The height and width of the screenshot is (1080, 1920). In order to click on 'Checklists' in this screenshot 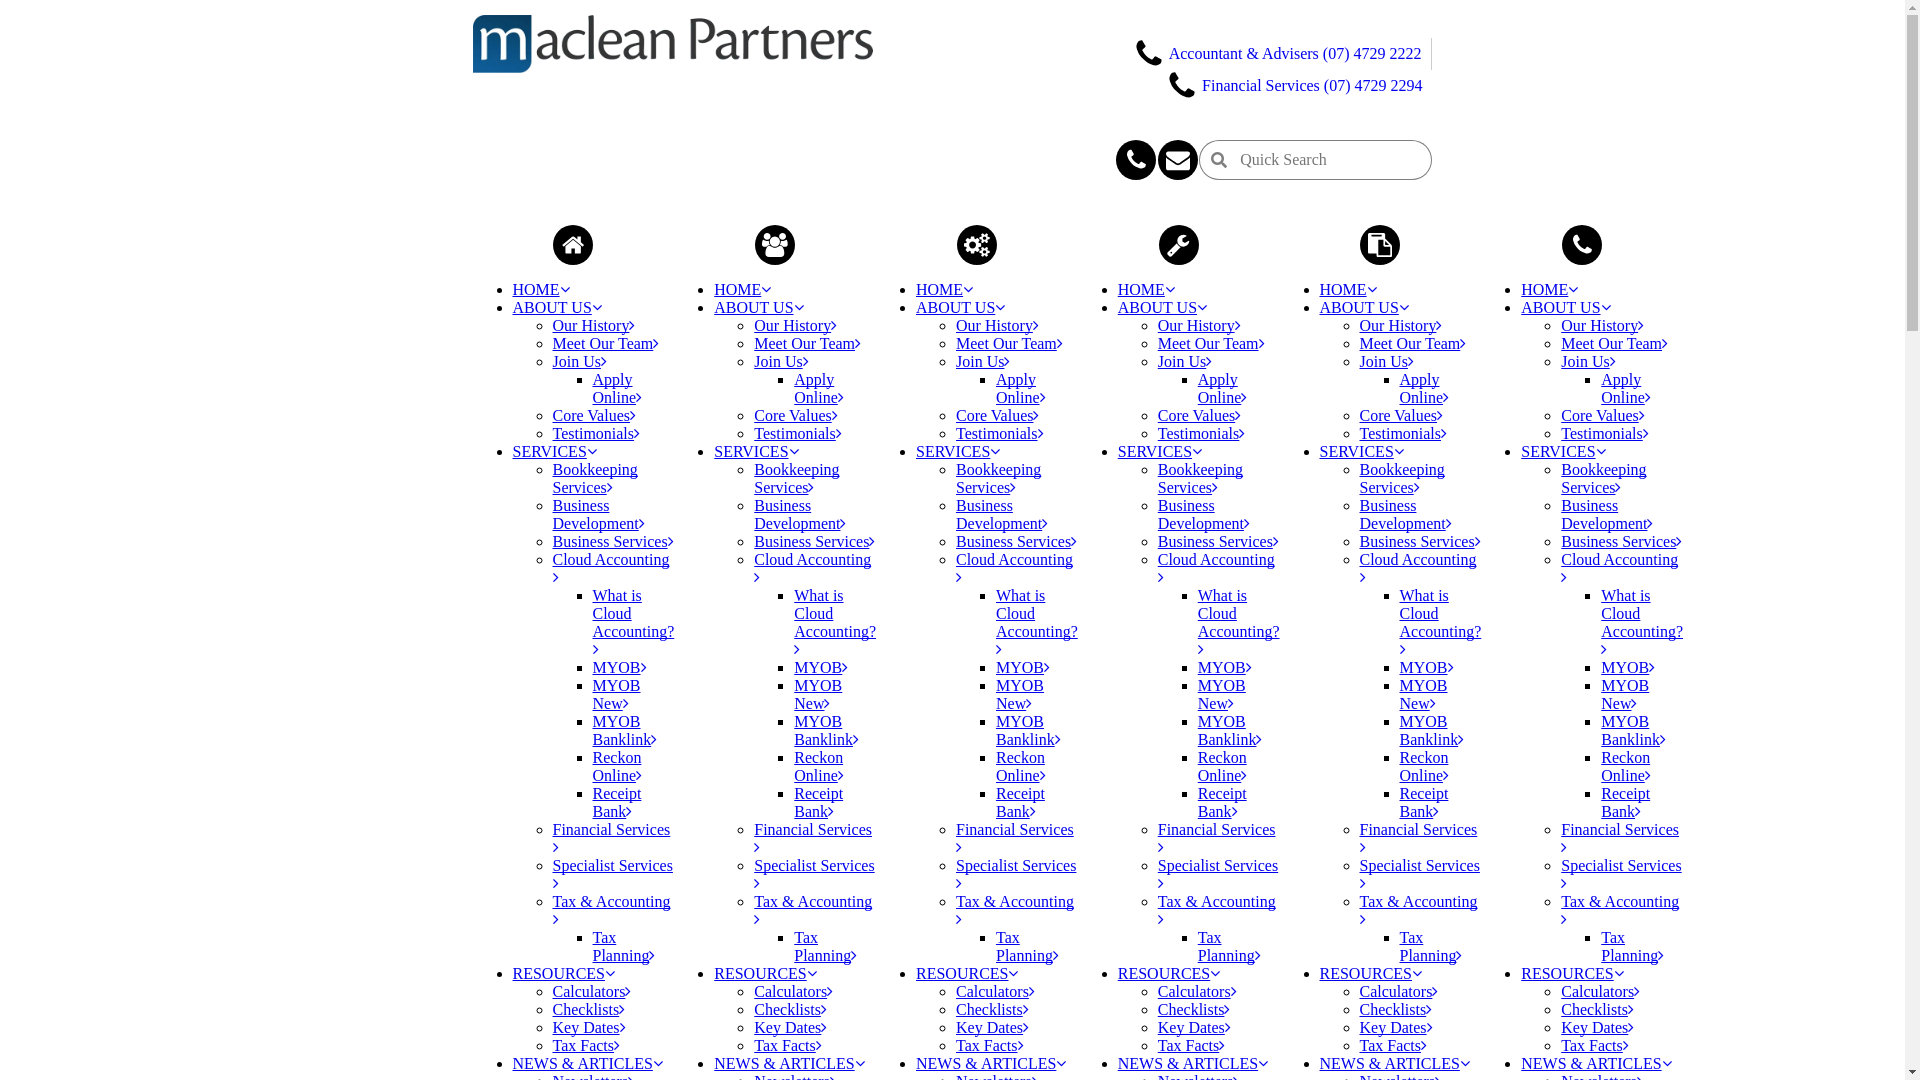, I will do `click(789, 1009)`.